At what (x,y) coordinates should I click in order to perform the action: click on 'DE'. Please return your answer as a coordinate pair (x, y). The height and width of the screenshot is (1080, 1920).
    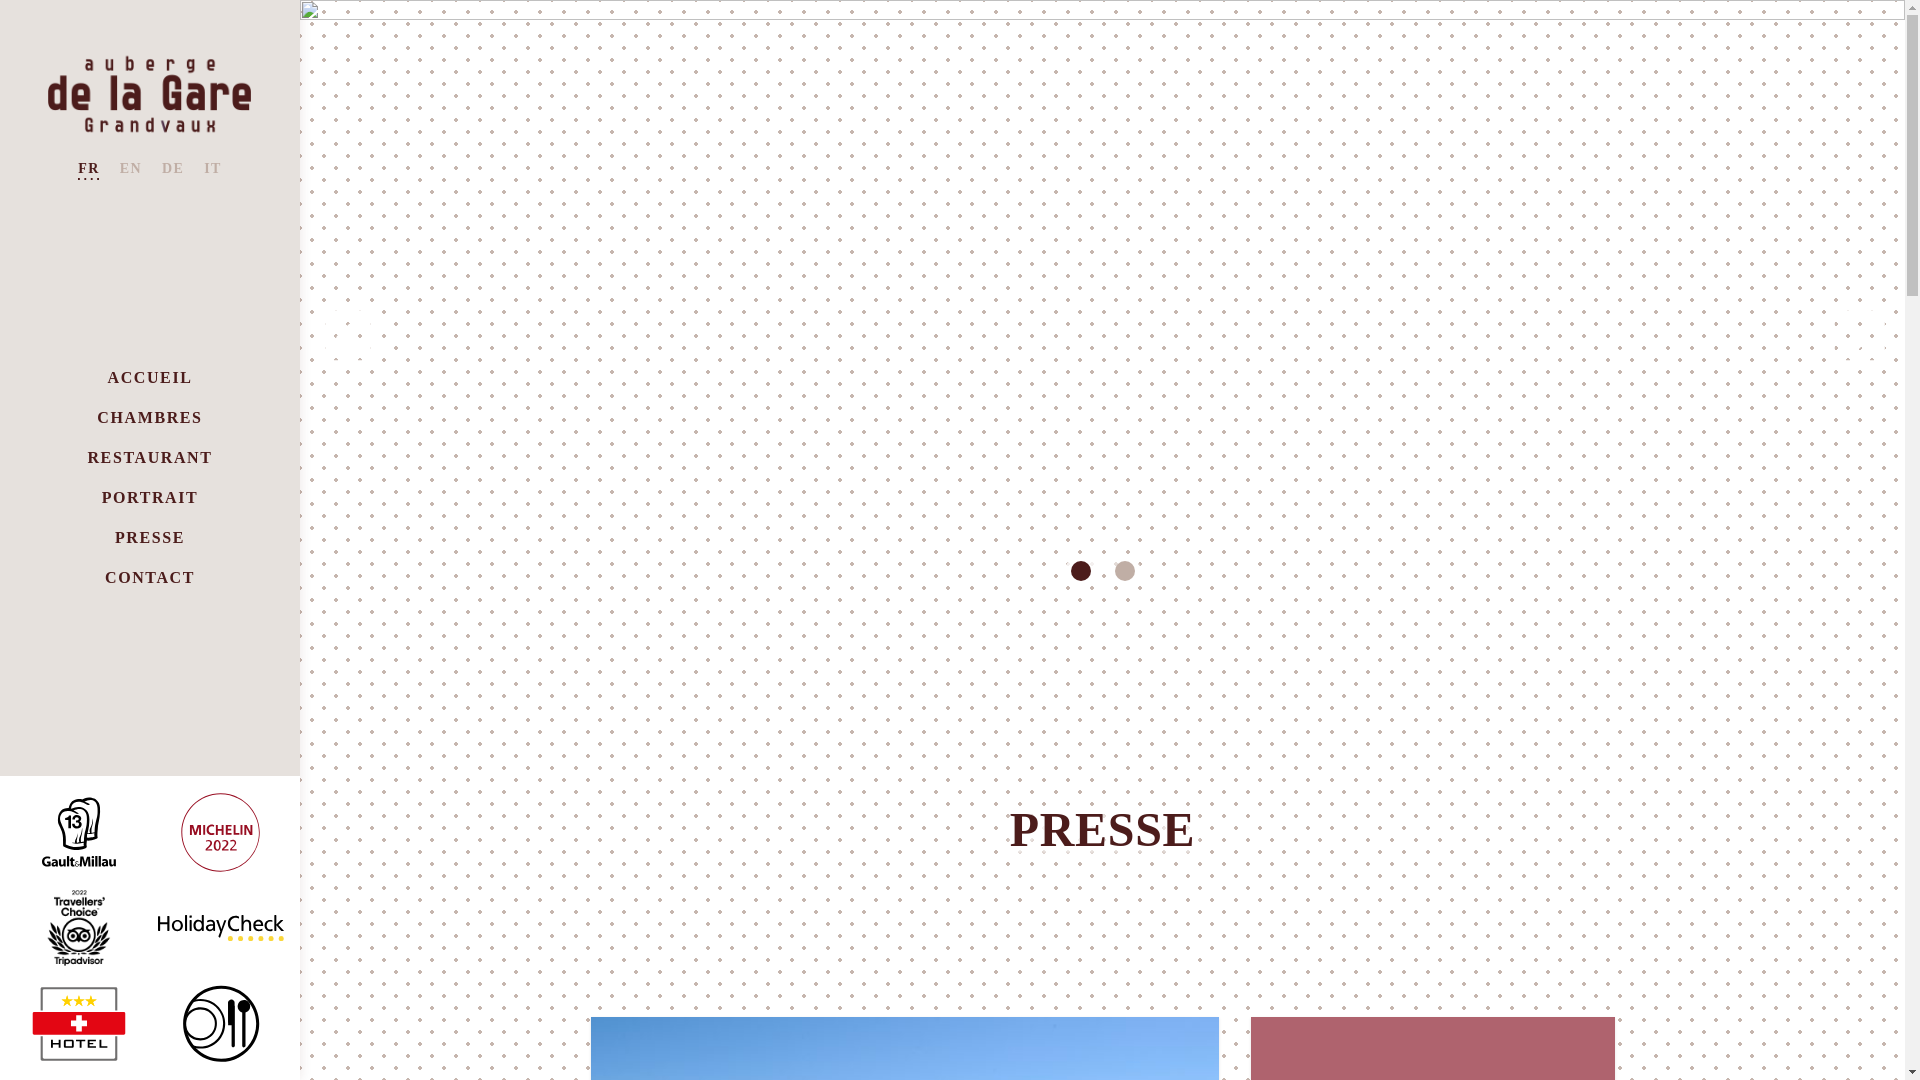
    Looking at the image, I should click on (172, 168).